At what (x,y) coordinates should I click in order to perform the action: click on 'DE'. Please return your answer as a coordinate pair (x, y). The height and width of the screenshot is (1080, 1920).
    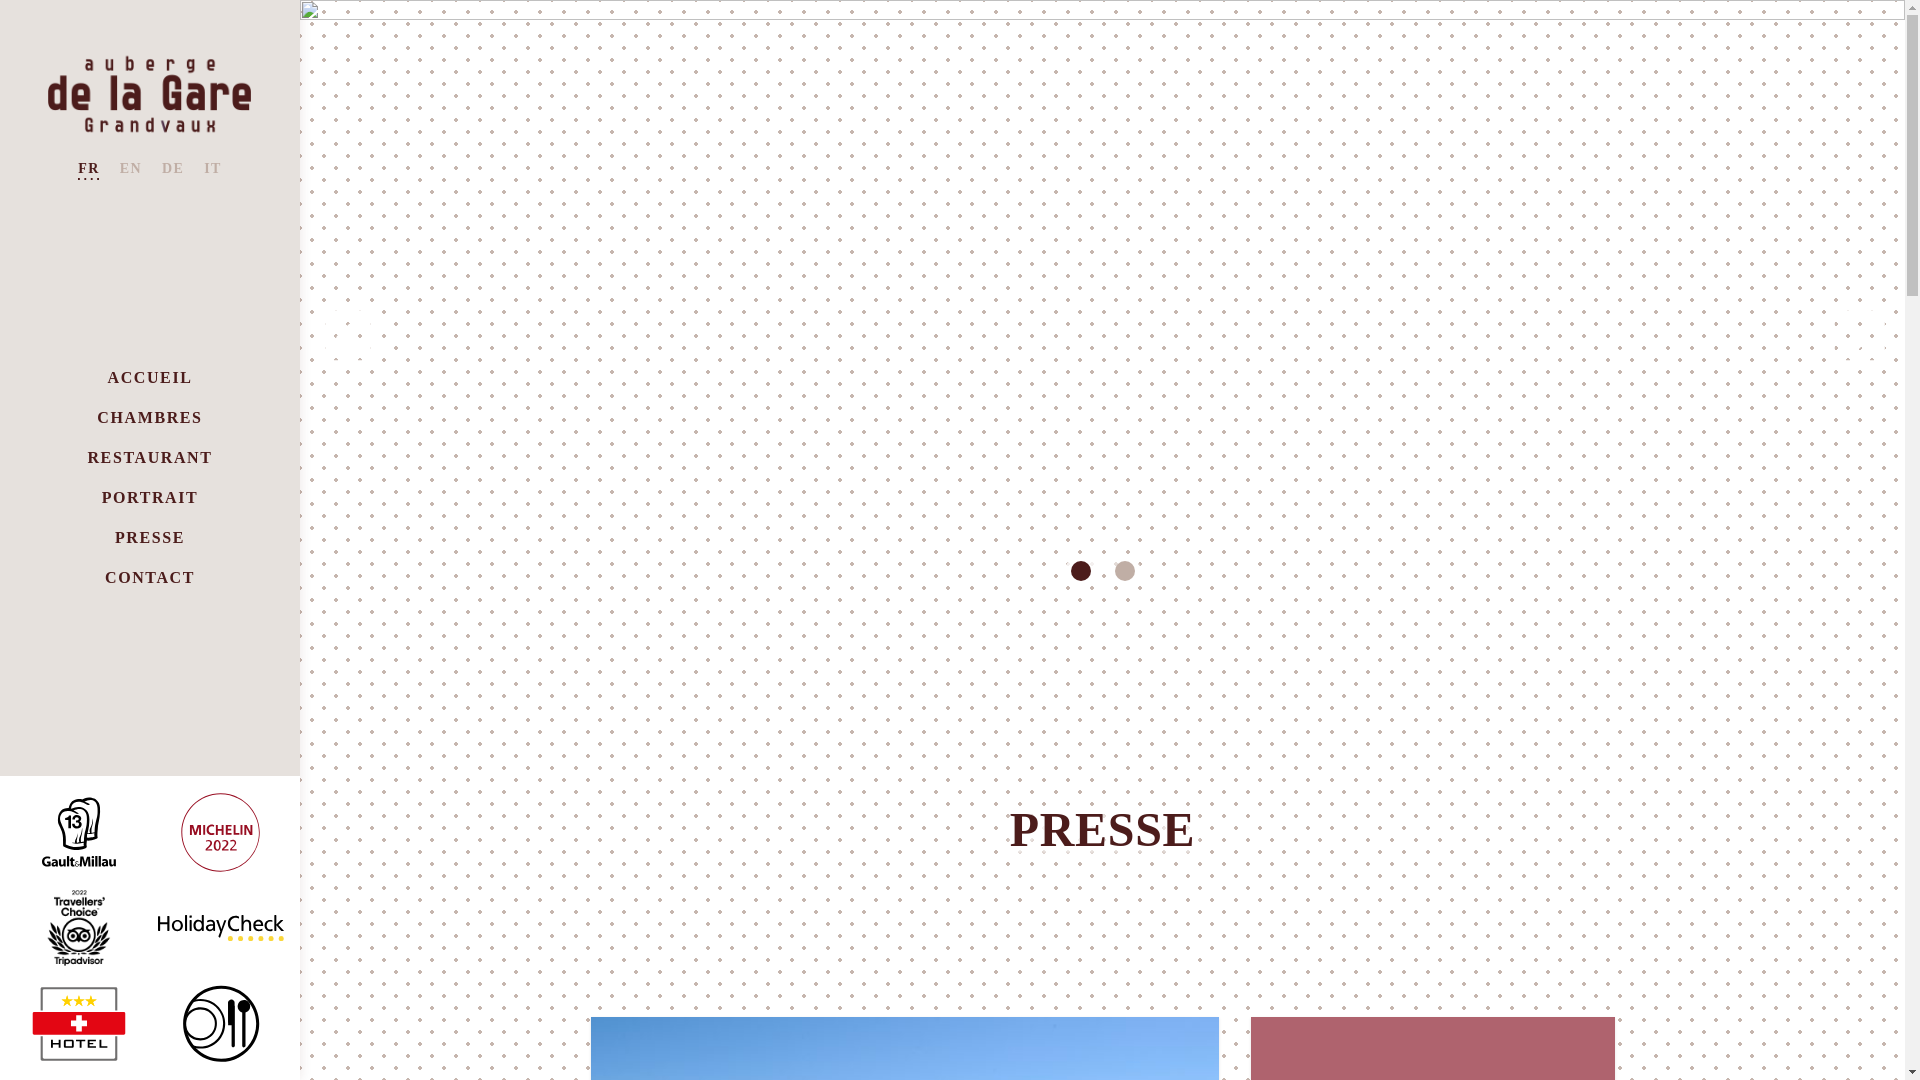
    Looking at the image, I should click on (172, 168).